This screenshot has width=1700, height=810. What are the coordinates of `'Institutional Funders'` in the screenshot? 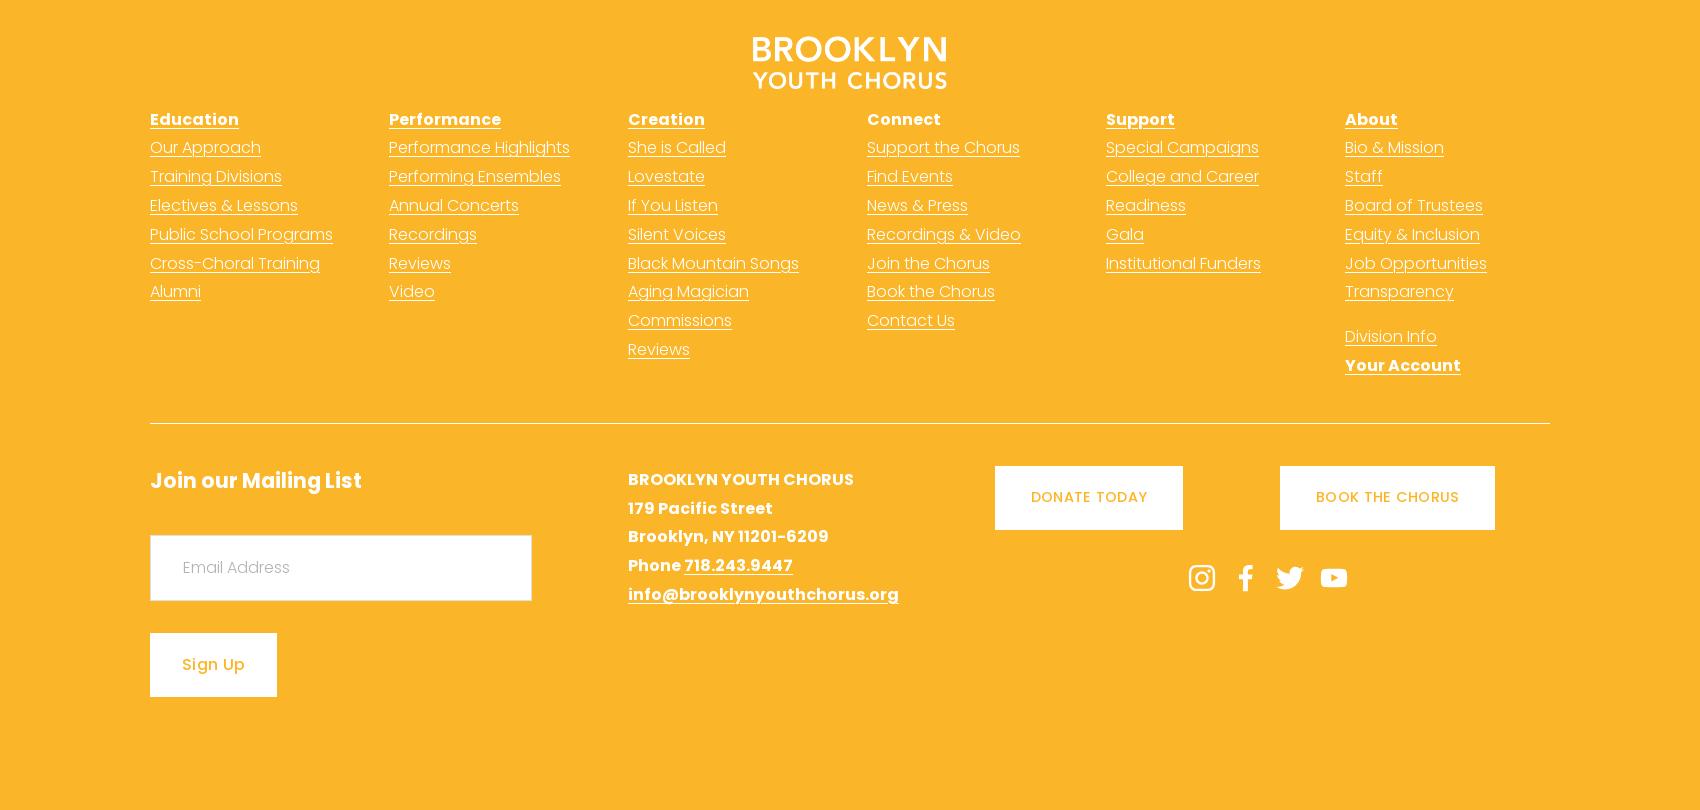 It's located at (1106, 261).